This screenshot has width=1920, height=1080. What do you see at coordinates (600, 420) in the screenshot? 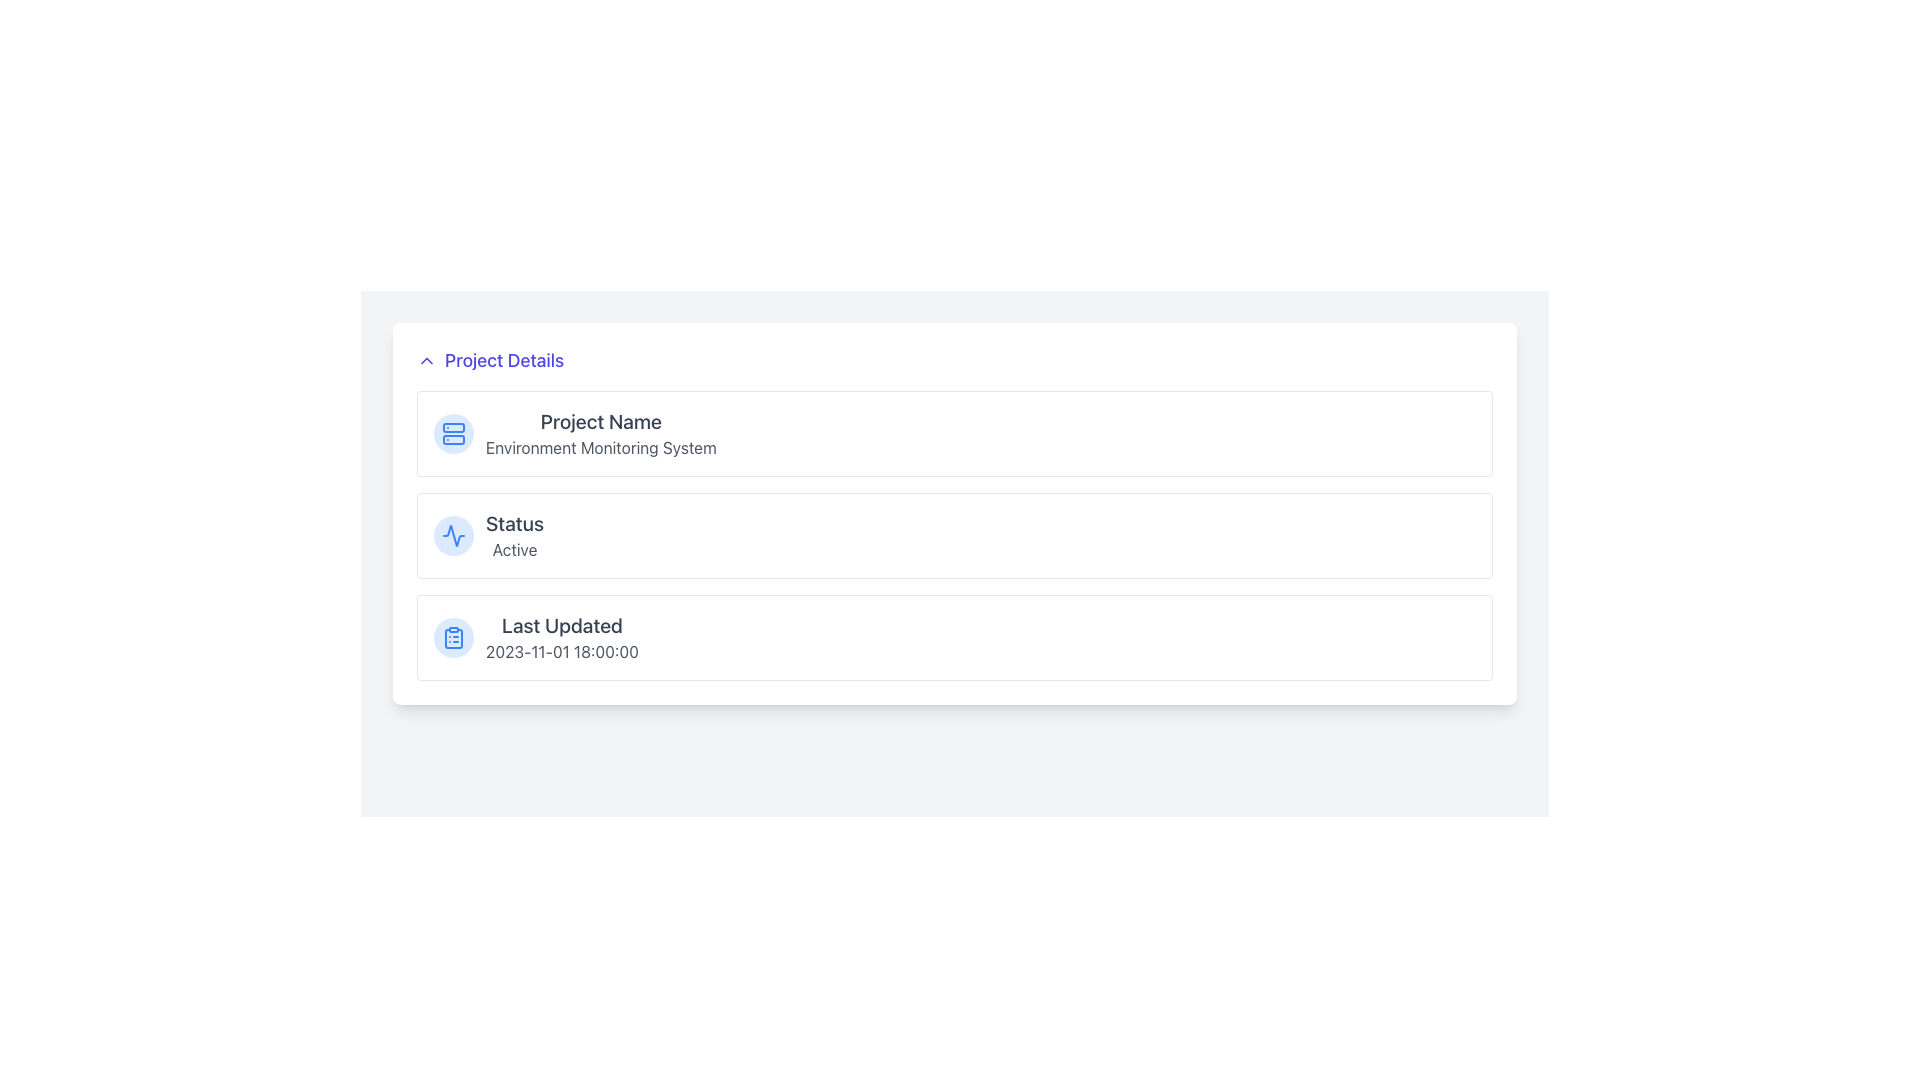
I see `'Project Name' static text label located in the 'Project Details' section, which is styled with a medium-weight font and extra-large size, to gather further details` at bounding box center [600, 420].